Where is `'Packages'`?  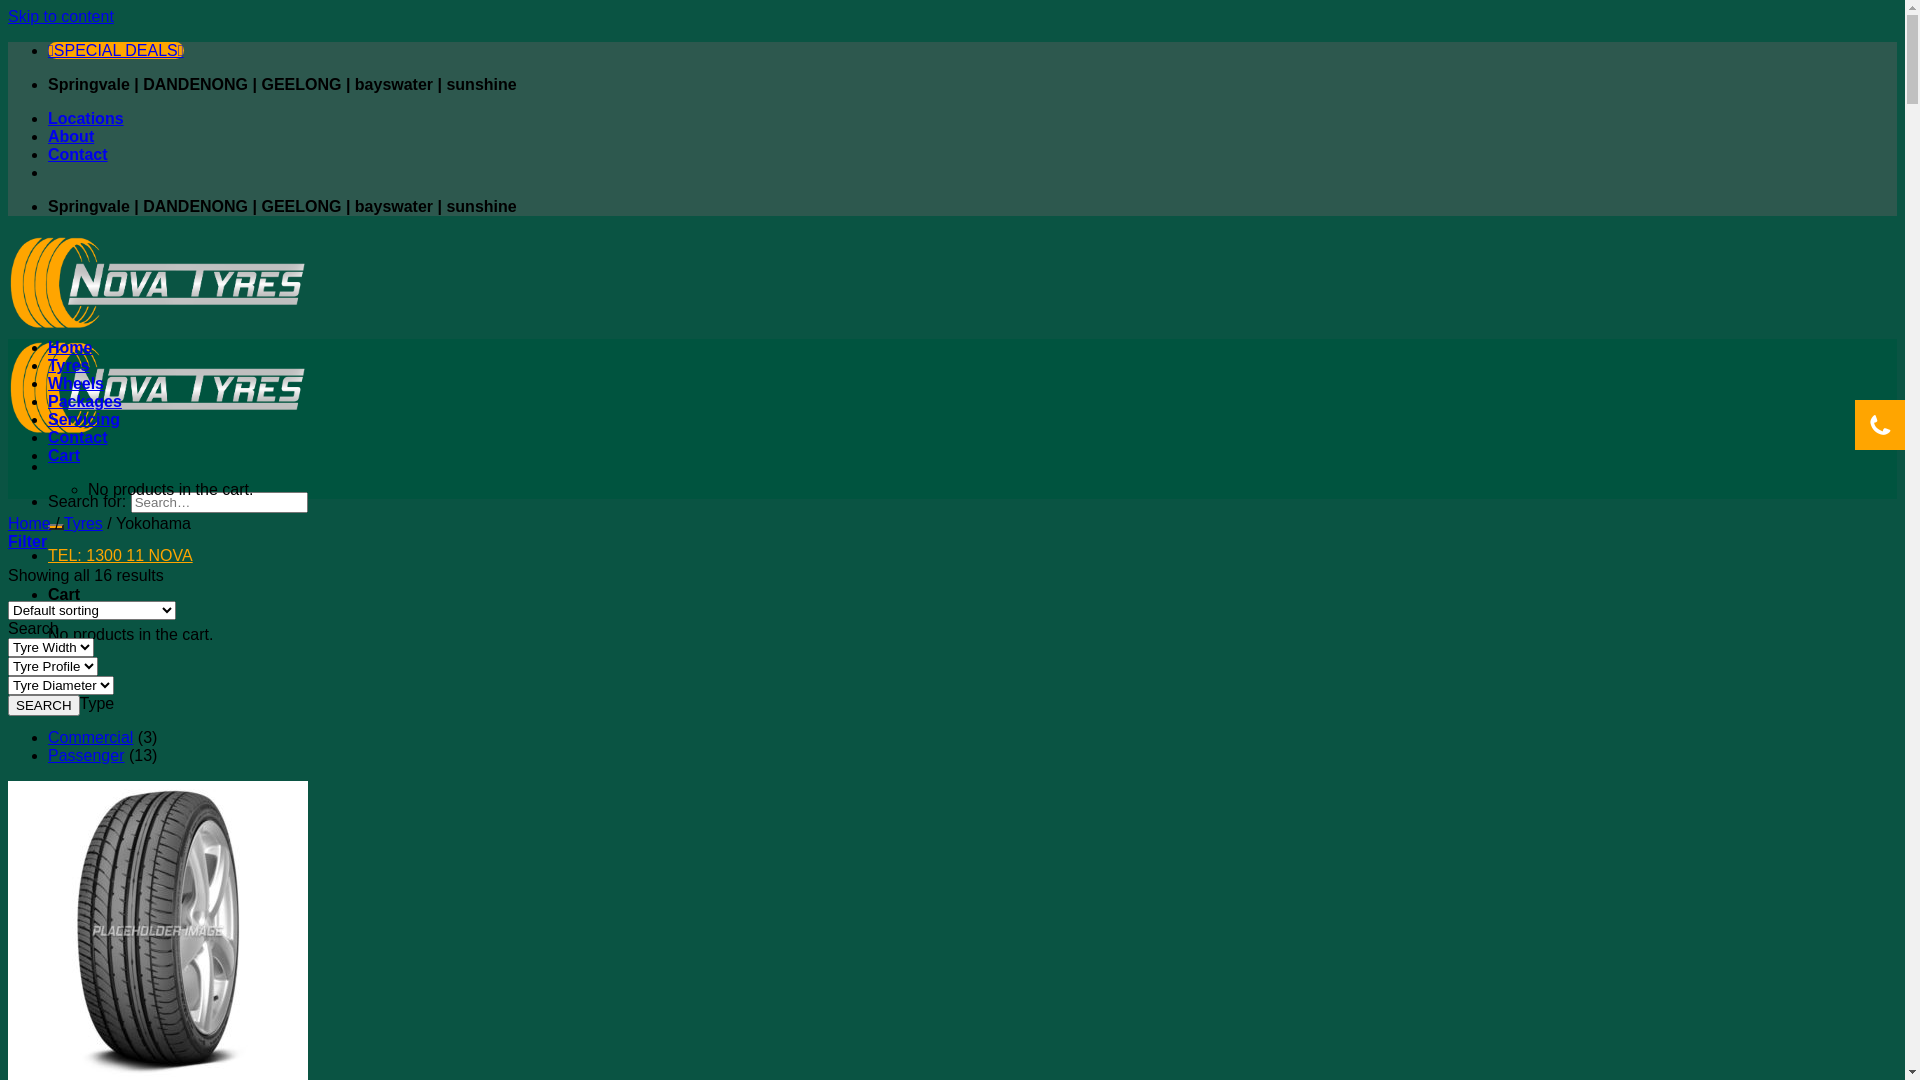
'Packages' is located at coordinates (84, 401).